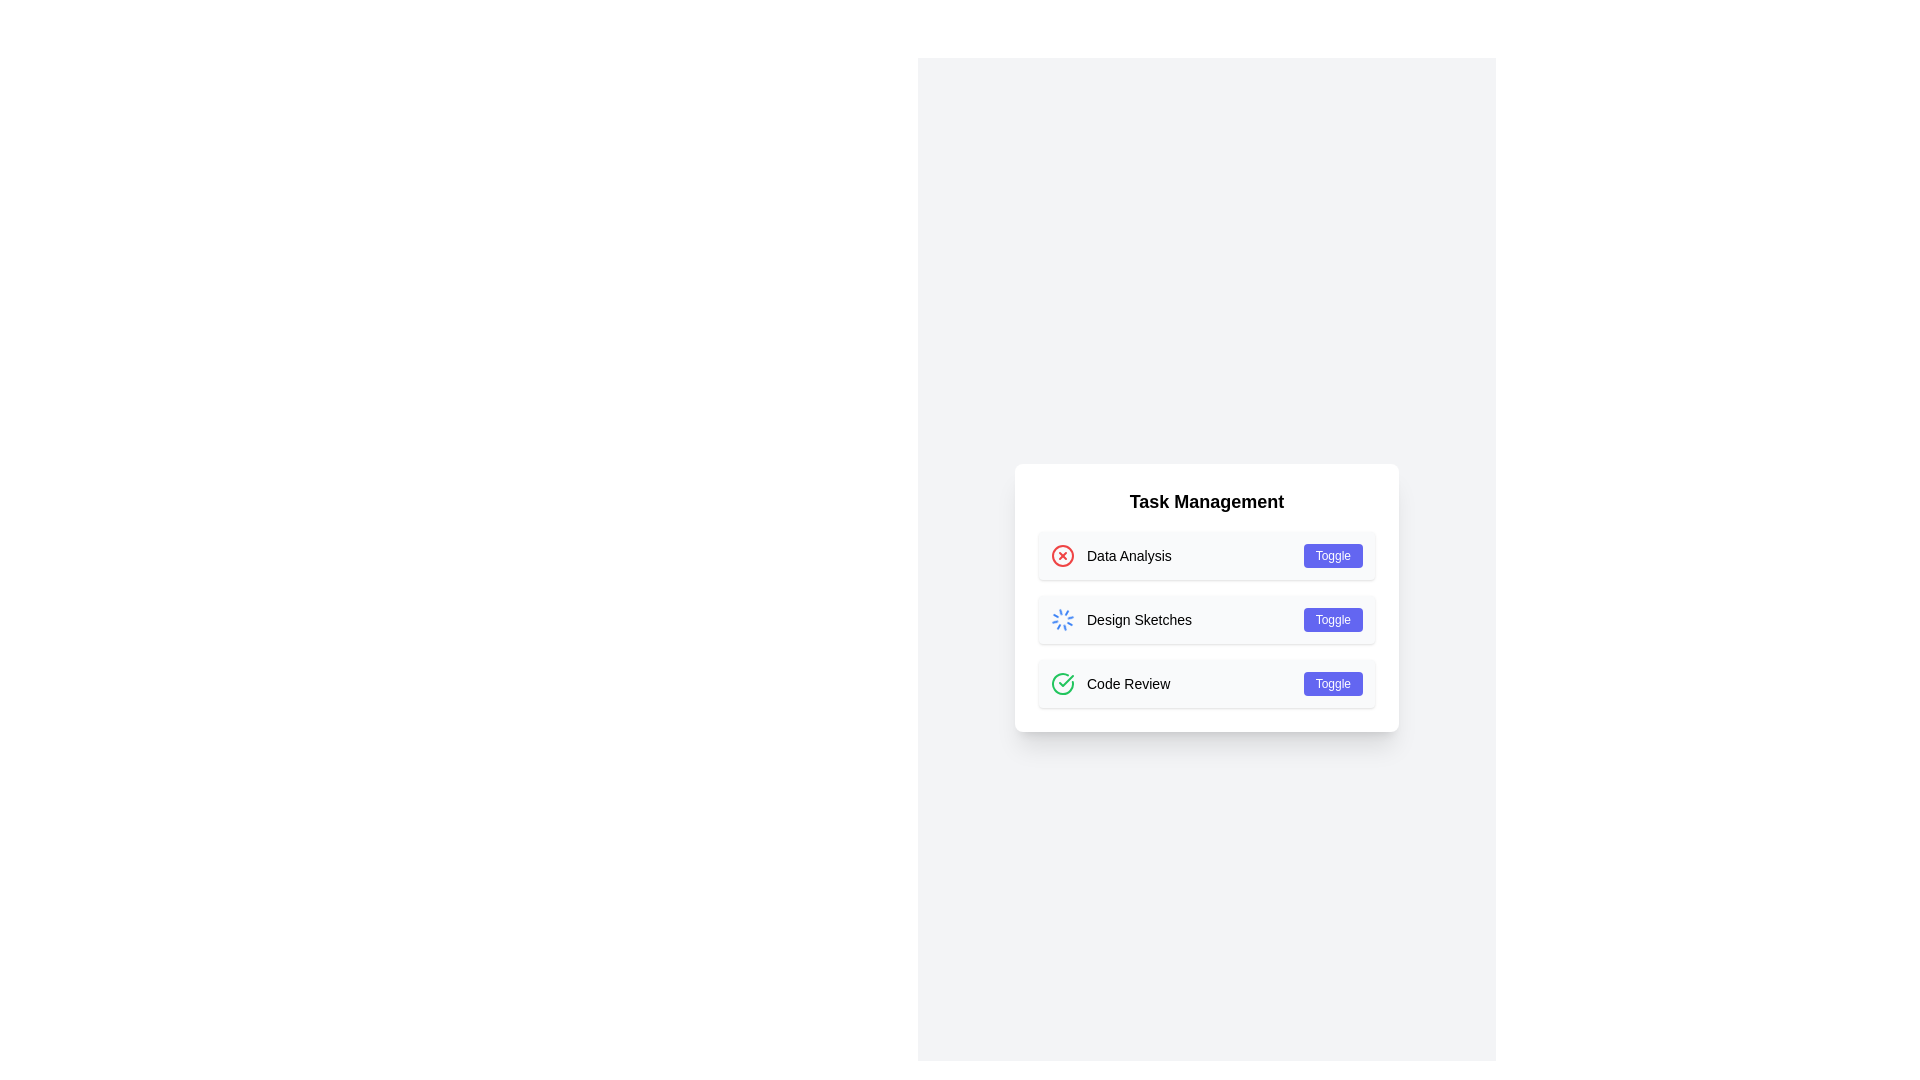 The image size is (1920, 1080). Describe the element at coordinates (1061, 619) in the screenshot. I see `the blue rotating circular spinner icon that indicates a loading state, located to the left of the 'Design Sketches' label in the second list item under 'Task Management'` at that location.